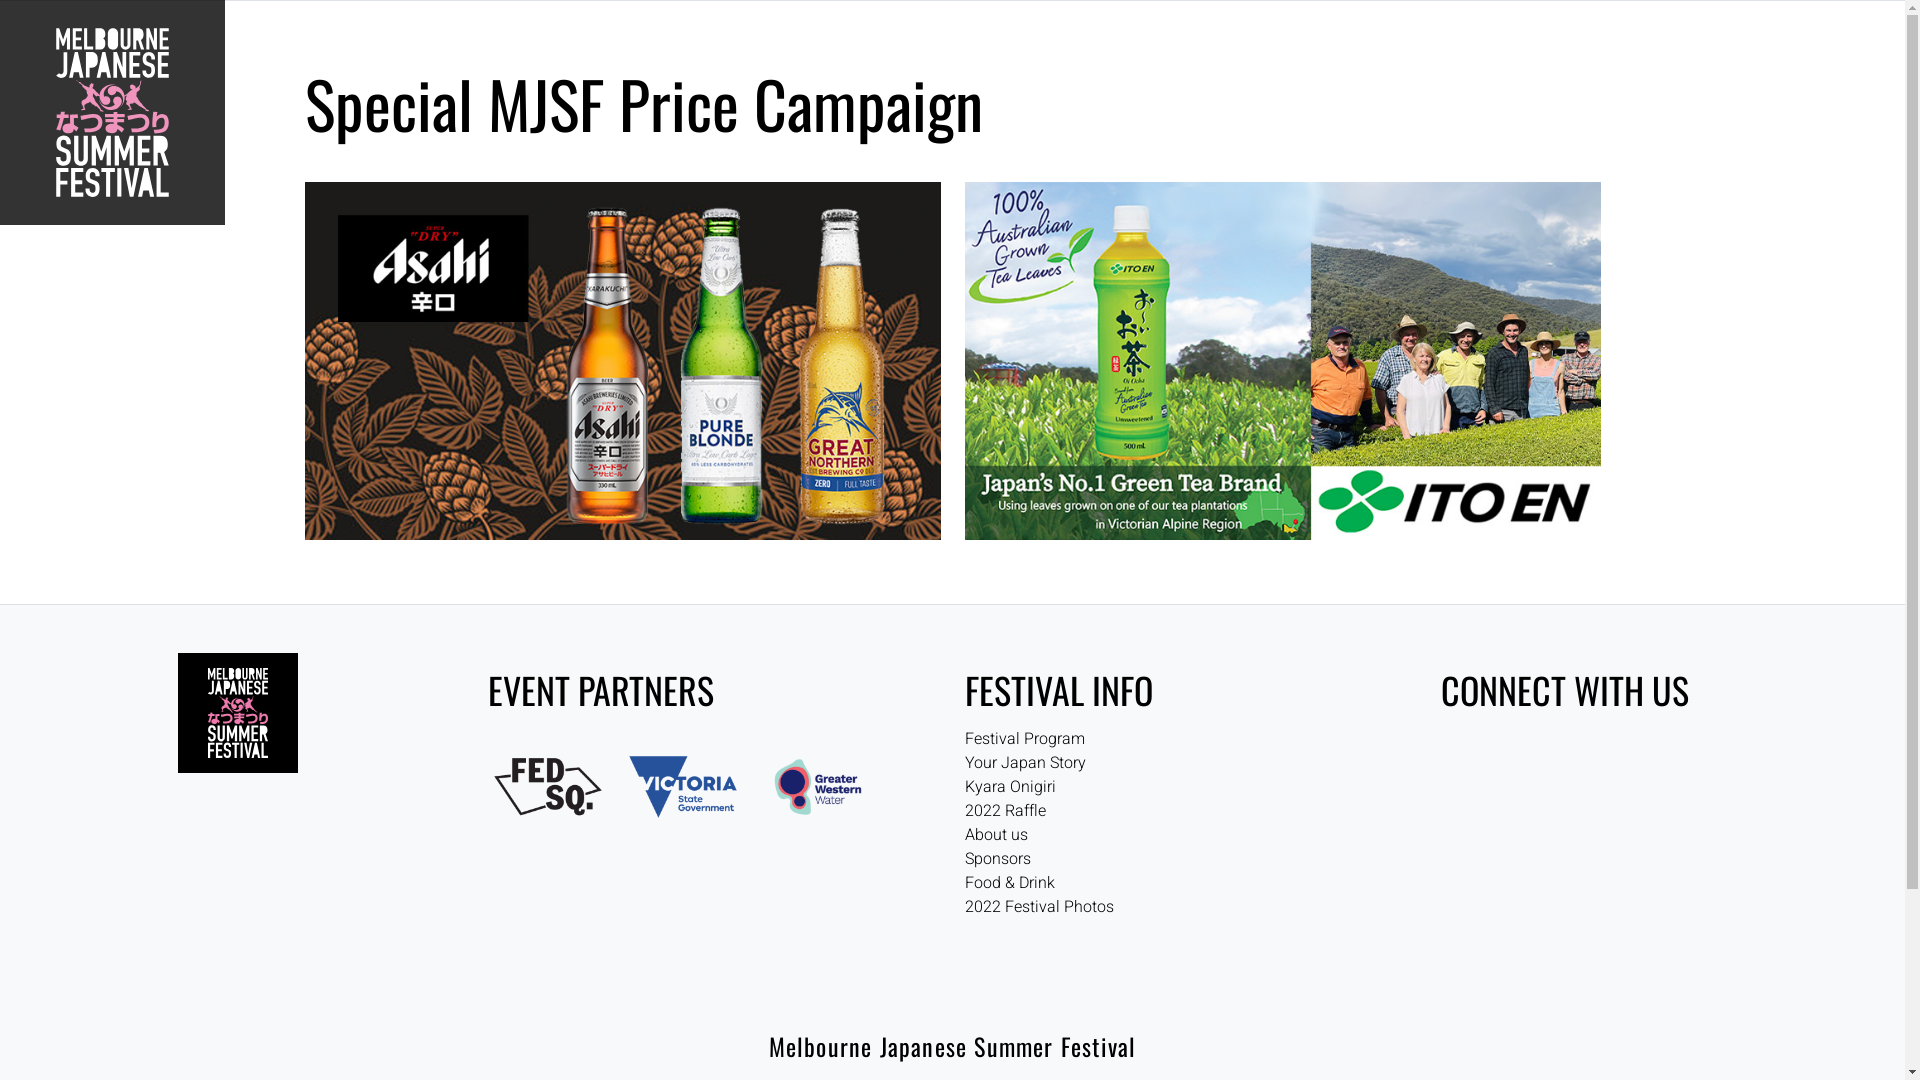 The width and height of the screenshot is (1920, 1080). Describe the element at coordinates (1008, 882) in the screenshot. I see `'Food & Drink'` at that location.